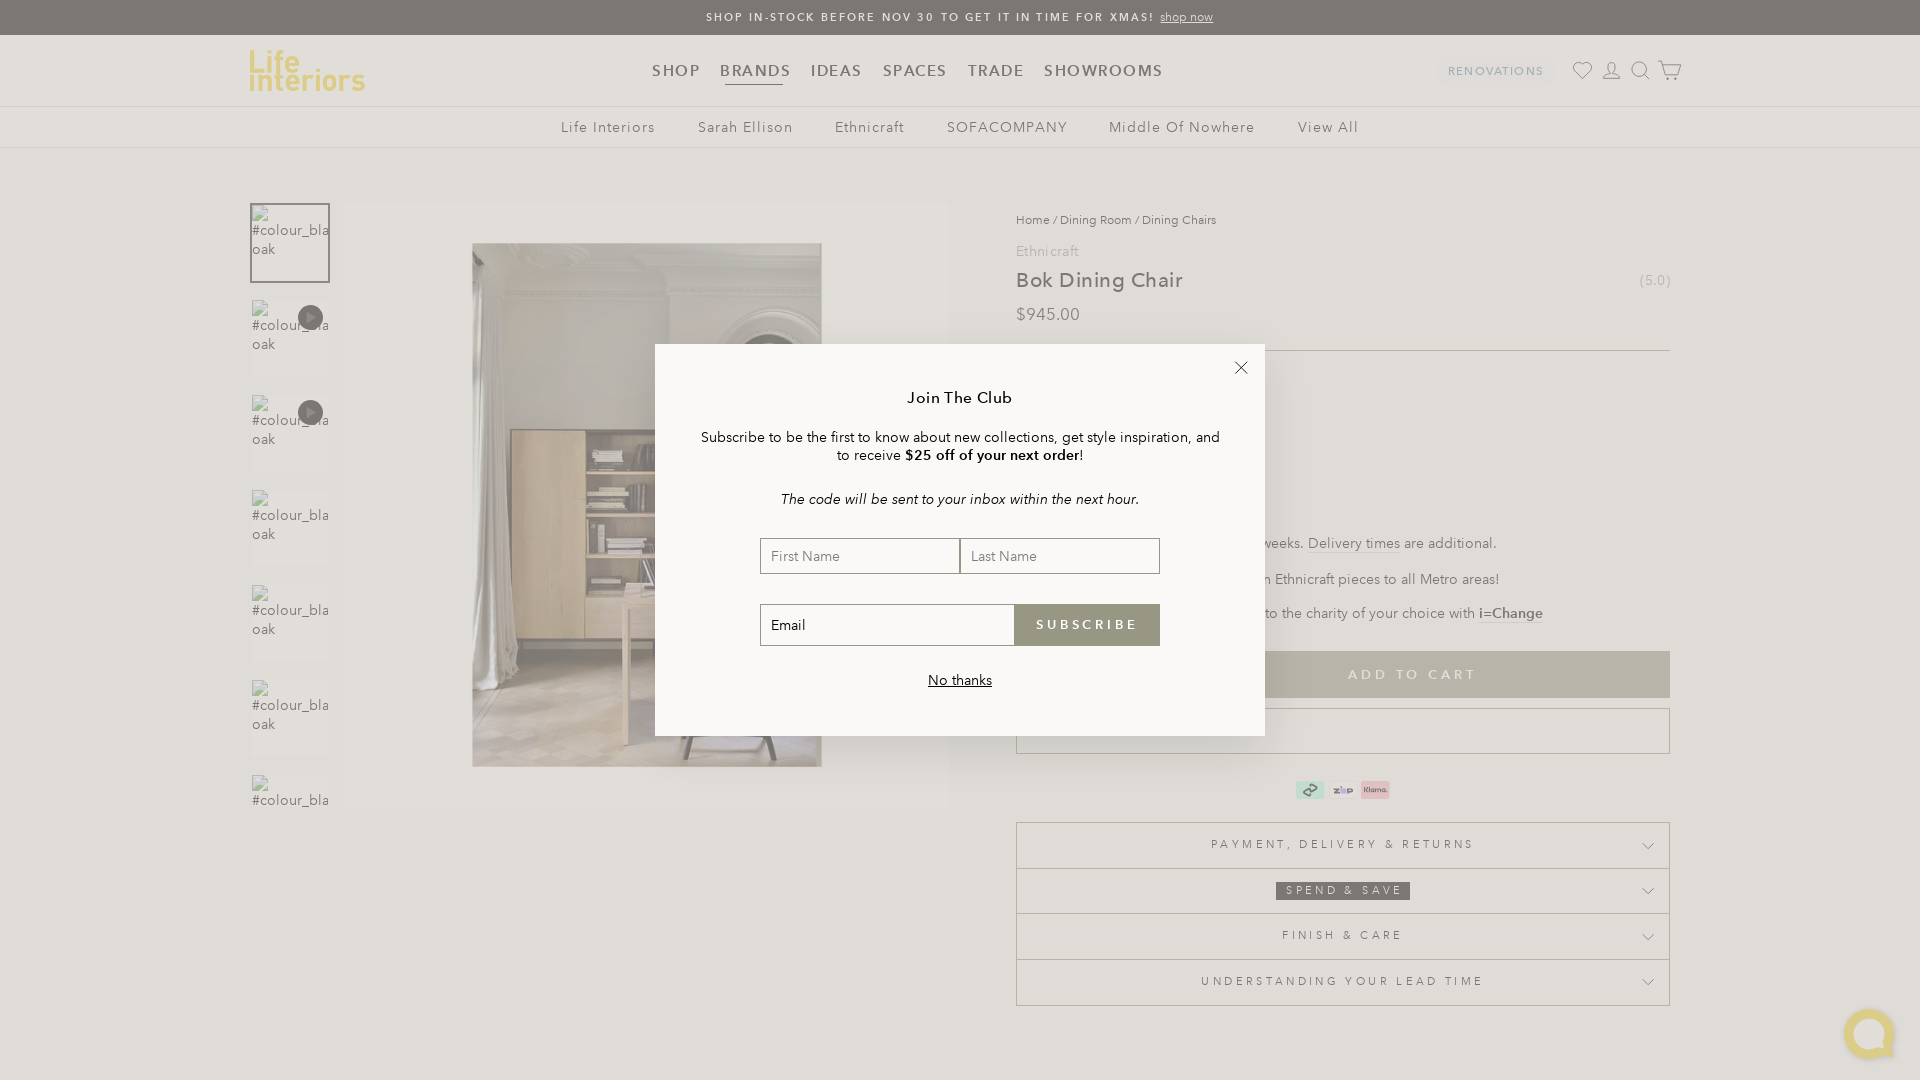 This screenshot has width=1920, height=1080. I want to click on 'Delivery times', so click(1308, 543).